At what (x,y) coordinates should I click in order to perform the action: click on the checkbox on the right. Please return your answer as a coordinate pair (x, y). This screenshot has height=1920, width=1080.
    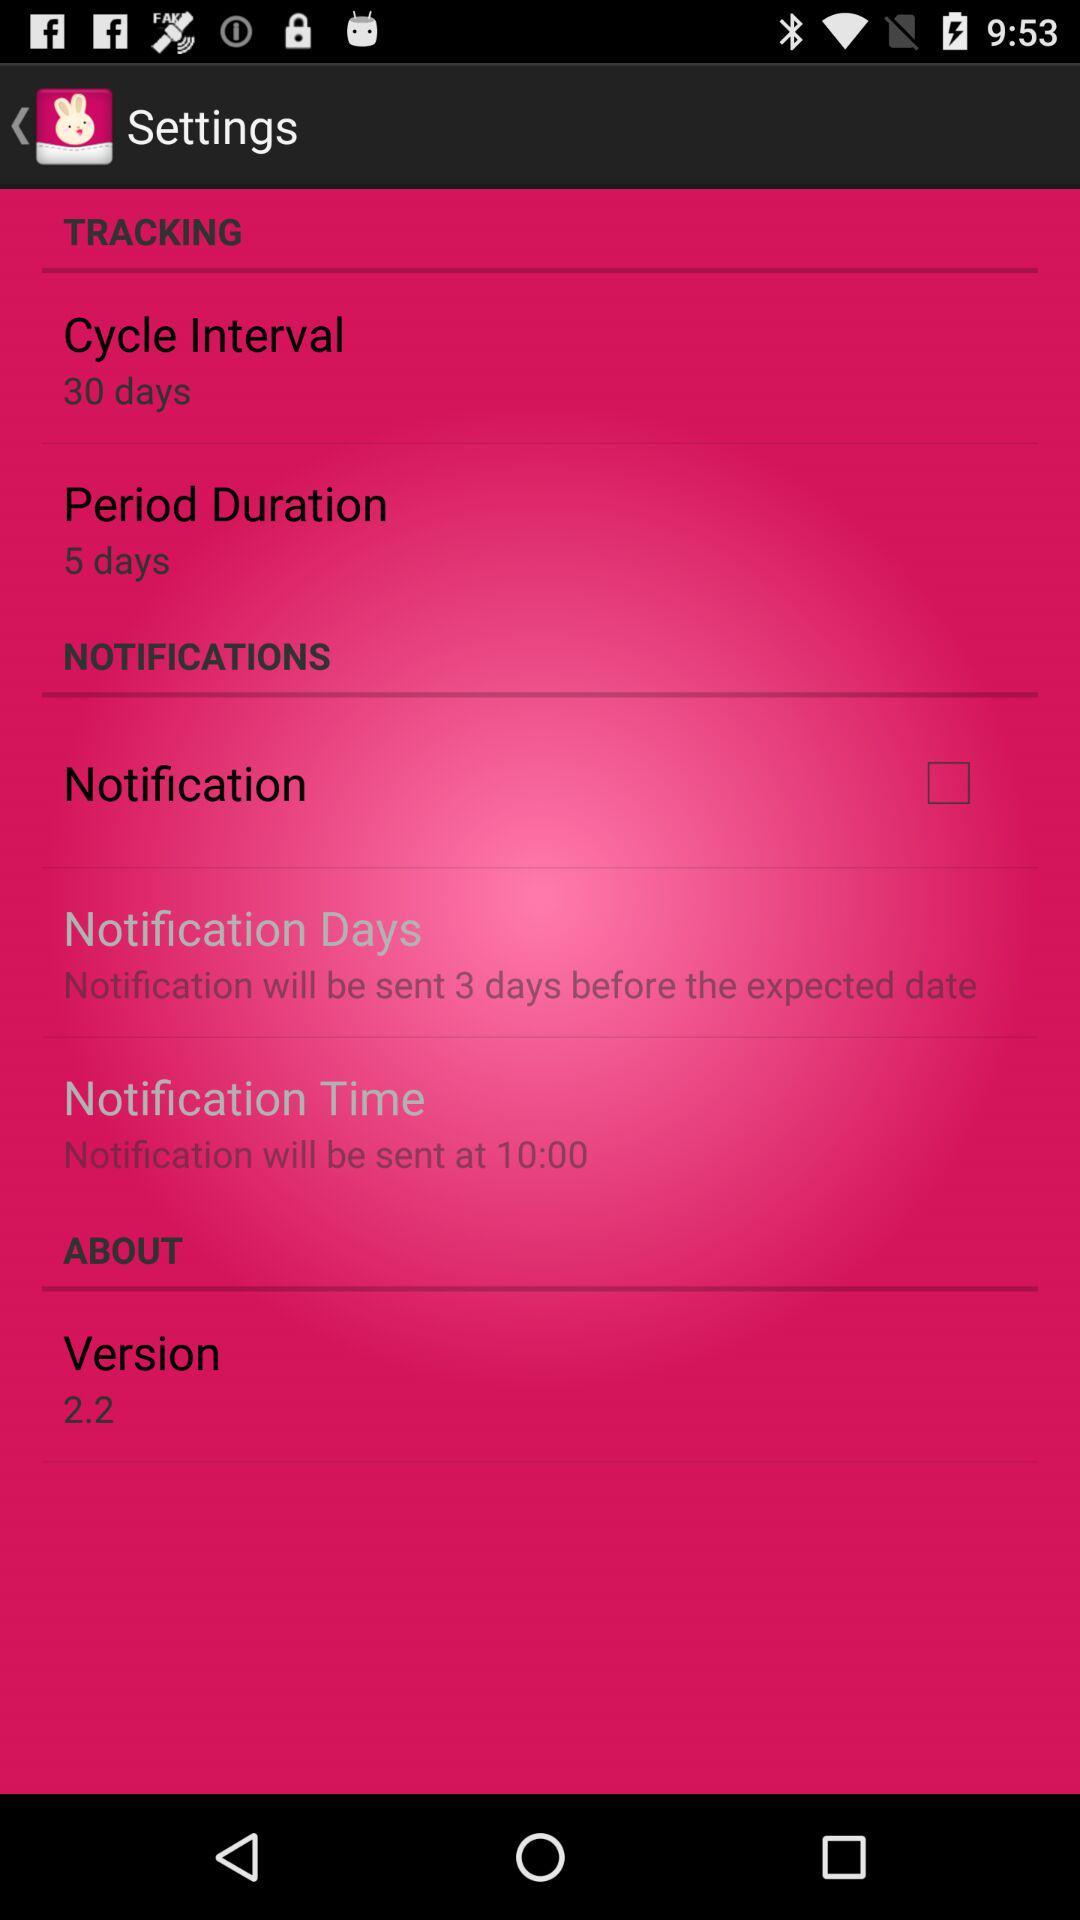
    Looking at the image, I should click on (947, 781).